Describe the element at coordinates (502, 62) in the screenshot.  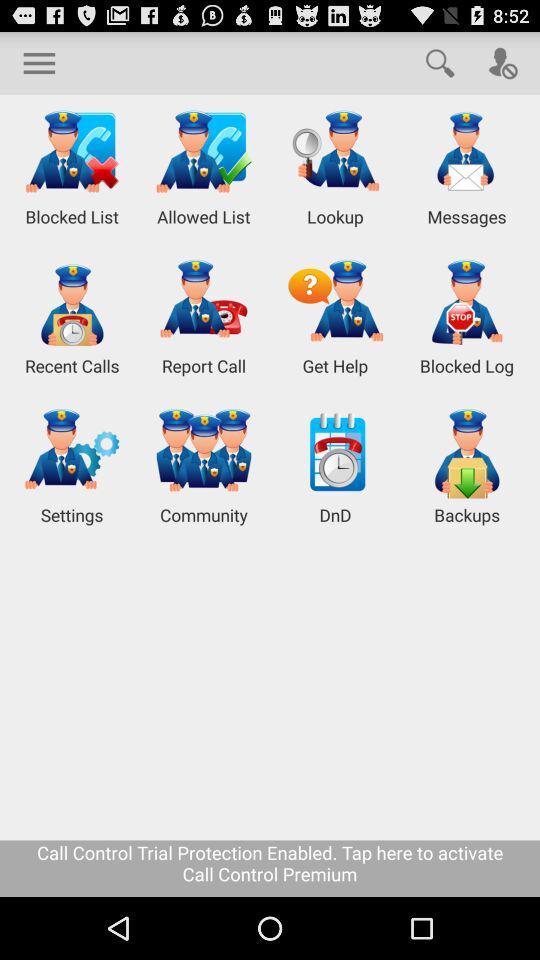
I see `someone` at that location.